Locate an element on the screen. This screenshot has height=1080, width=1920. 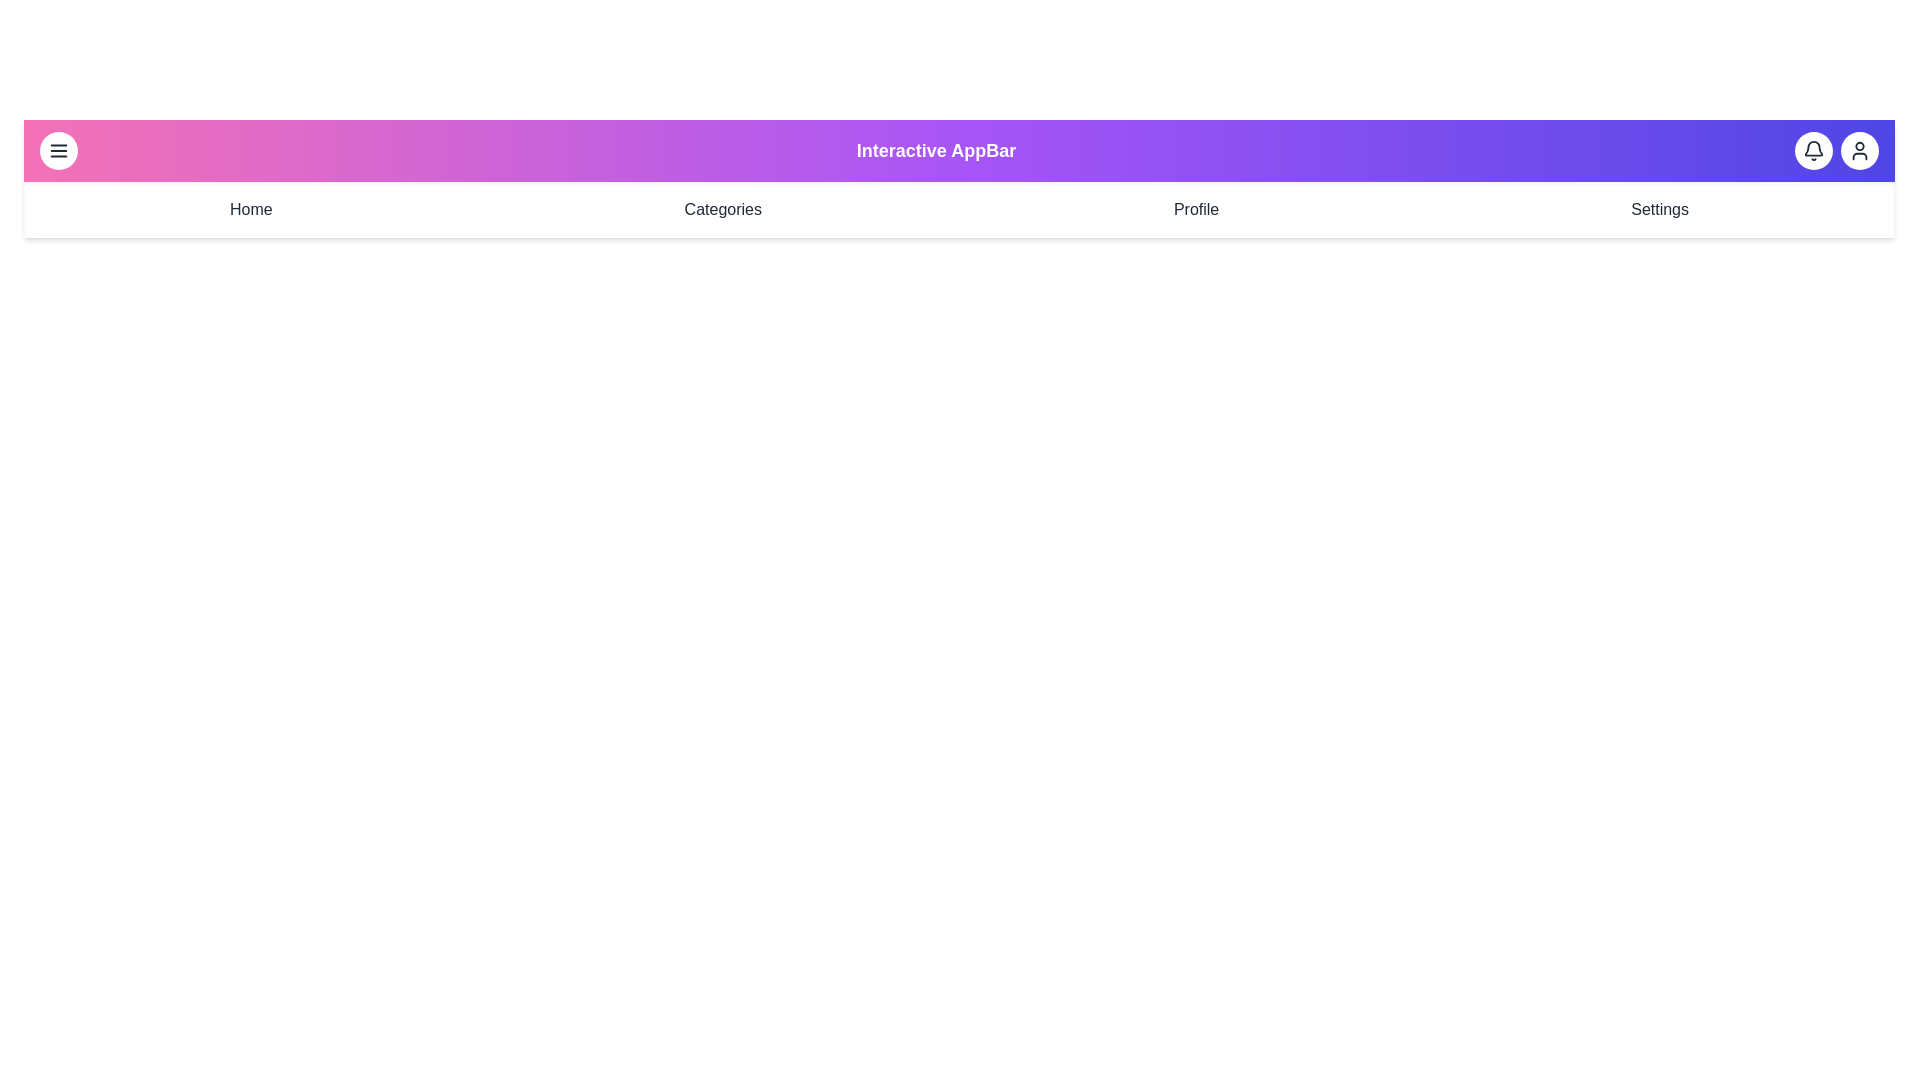
the navigation menu item Home is located at coordinates (250, 209).